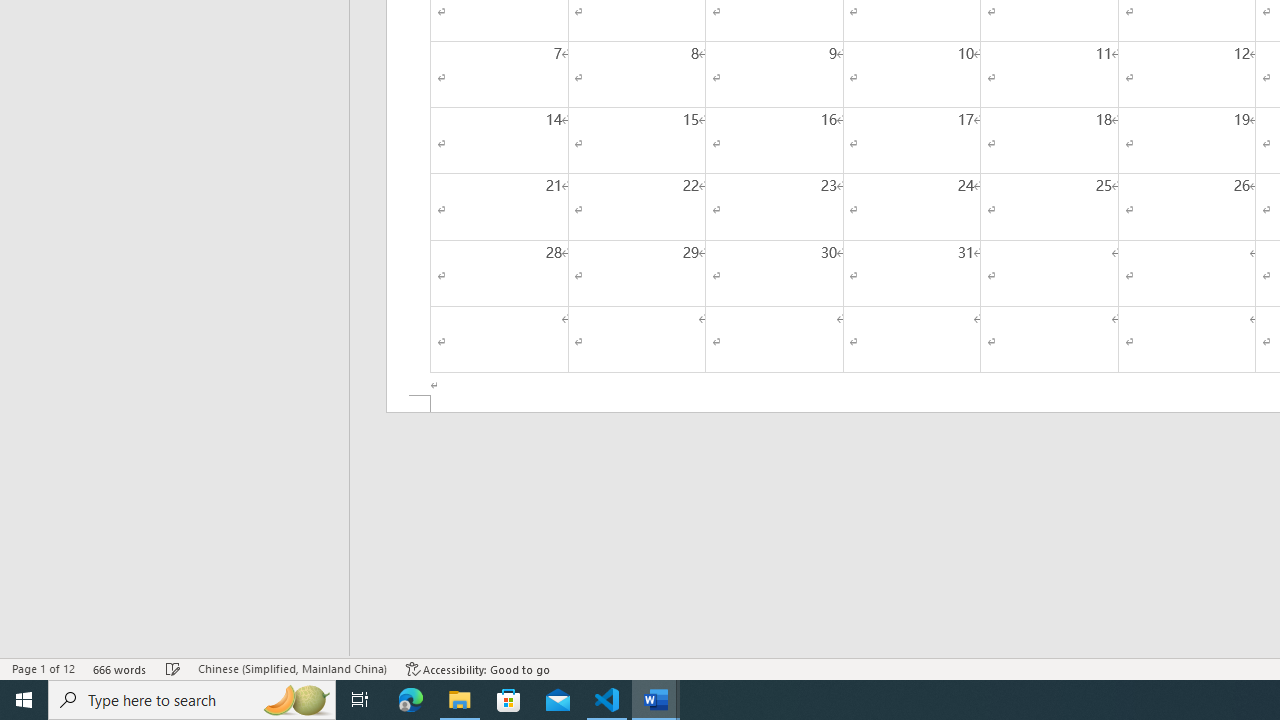  What do you see at coordinates (43, 669) in the screenshot?
I see `'Page Number Page 1 of 12'` at bounding box center [43, 669].